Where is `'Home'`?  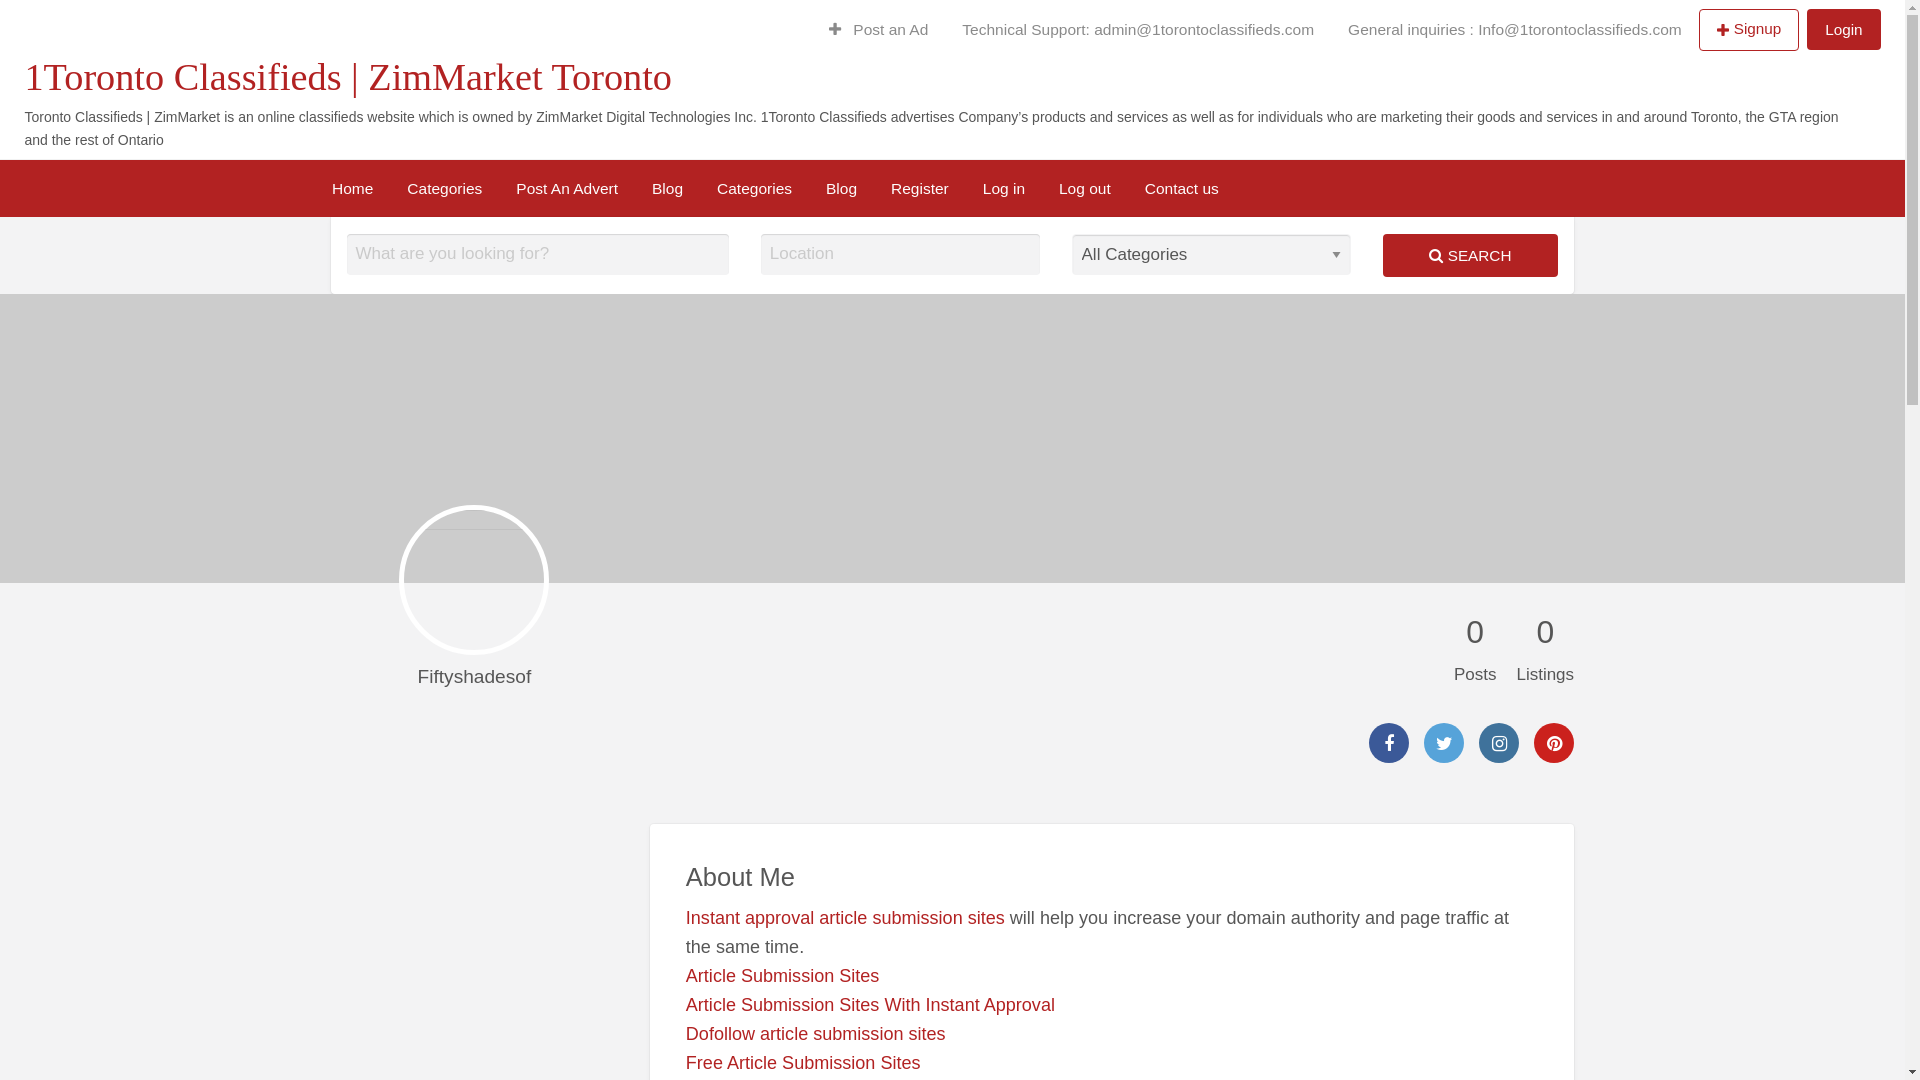 'Home' is located at coordinates (352, 188).